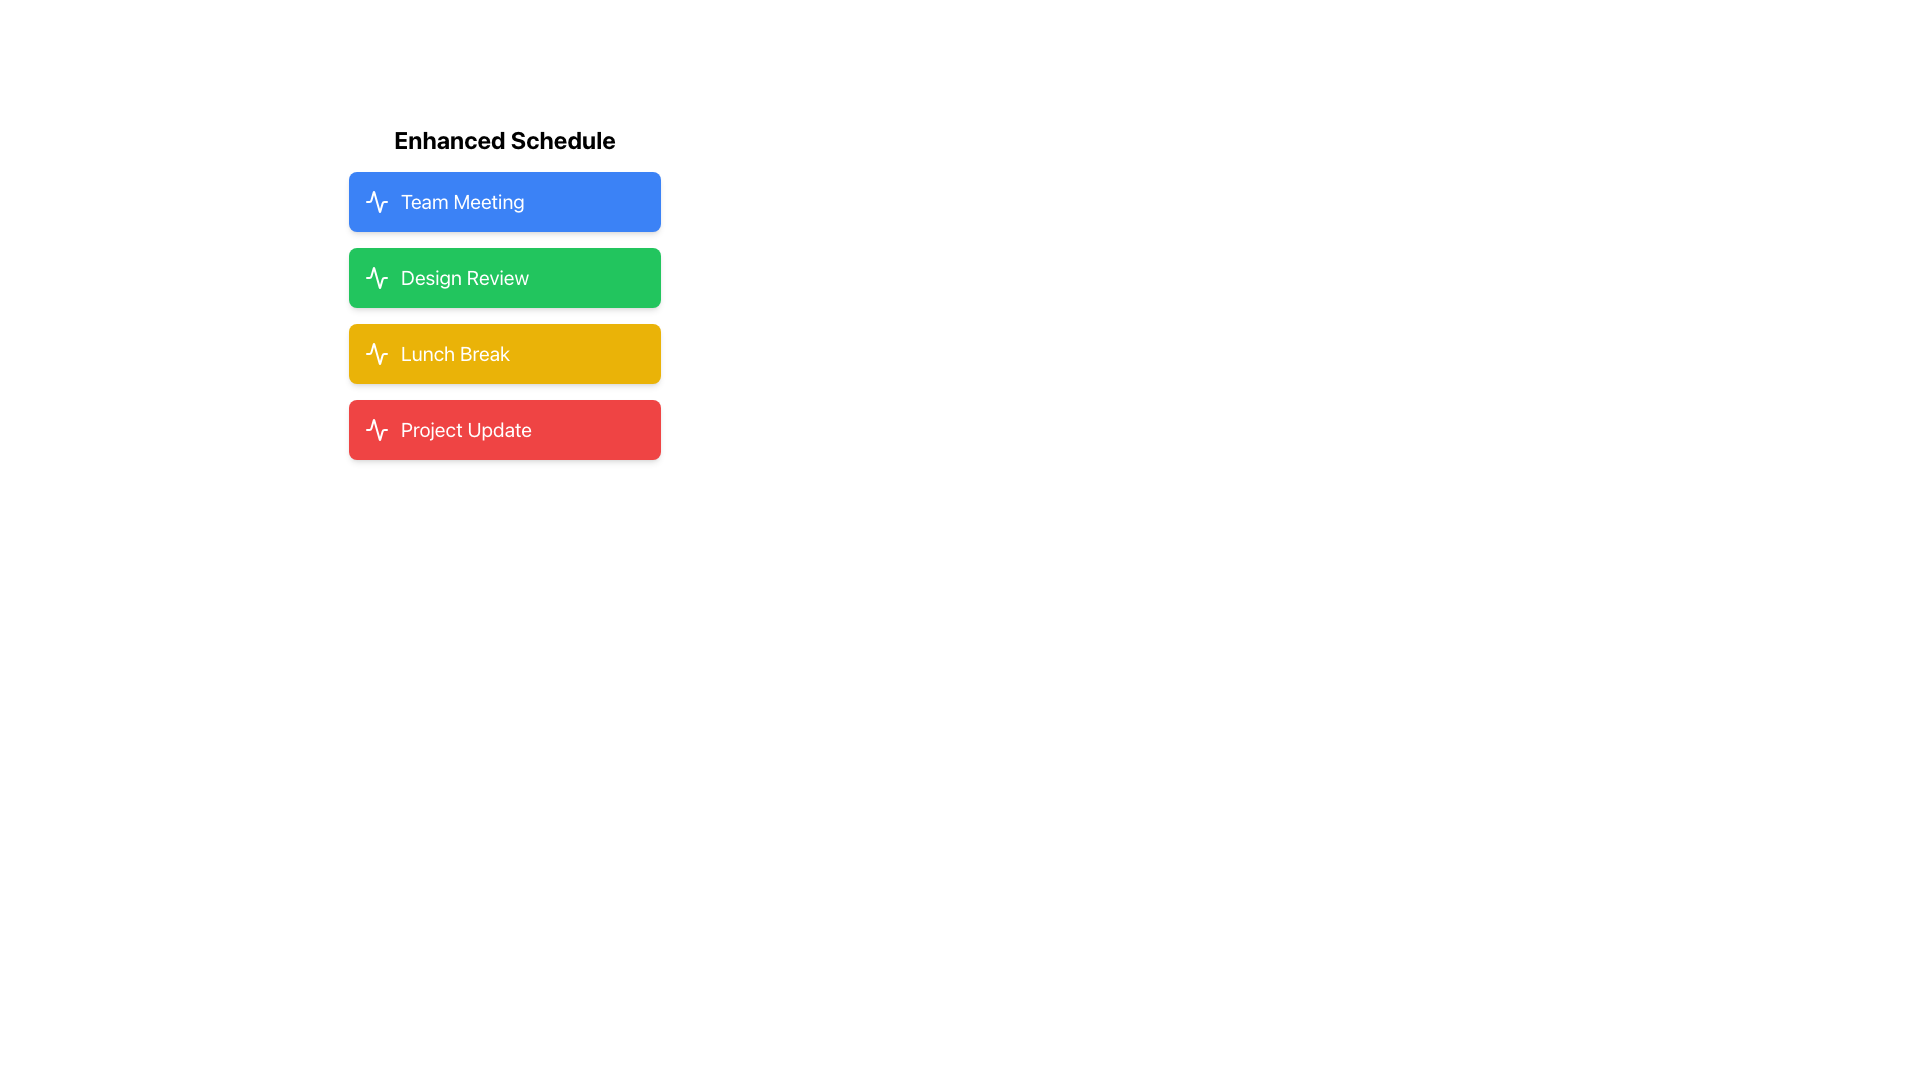  What do you see at coordinates (465, 428) in the screenshot?
I see `the 'Project Update' text label which is displayed in bold white font on a red rectangular background, located in the fourth row of a vertically stacked list of elements` at bounding box center [465, 428].